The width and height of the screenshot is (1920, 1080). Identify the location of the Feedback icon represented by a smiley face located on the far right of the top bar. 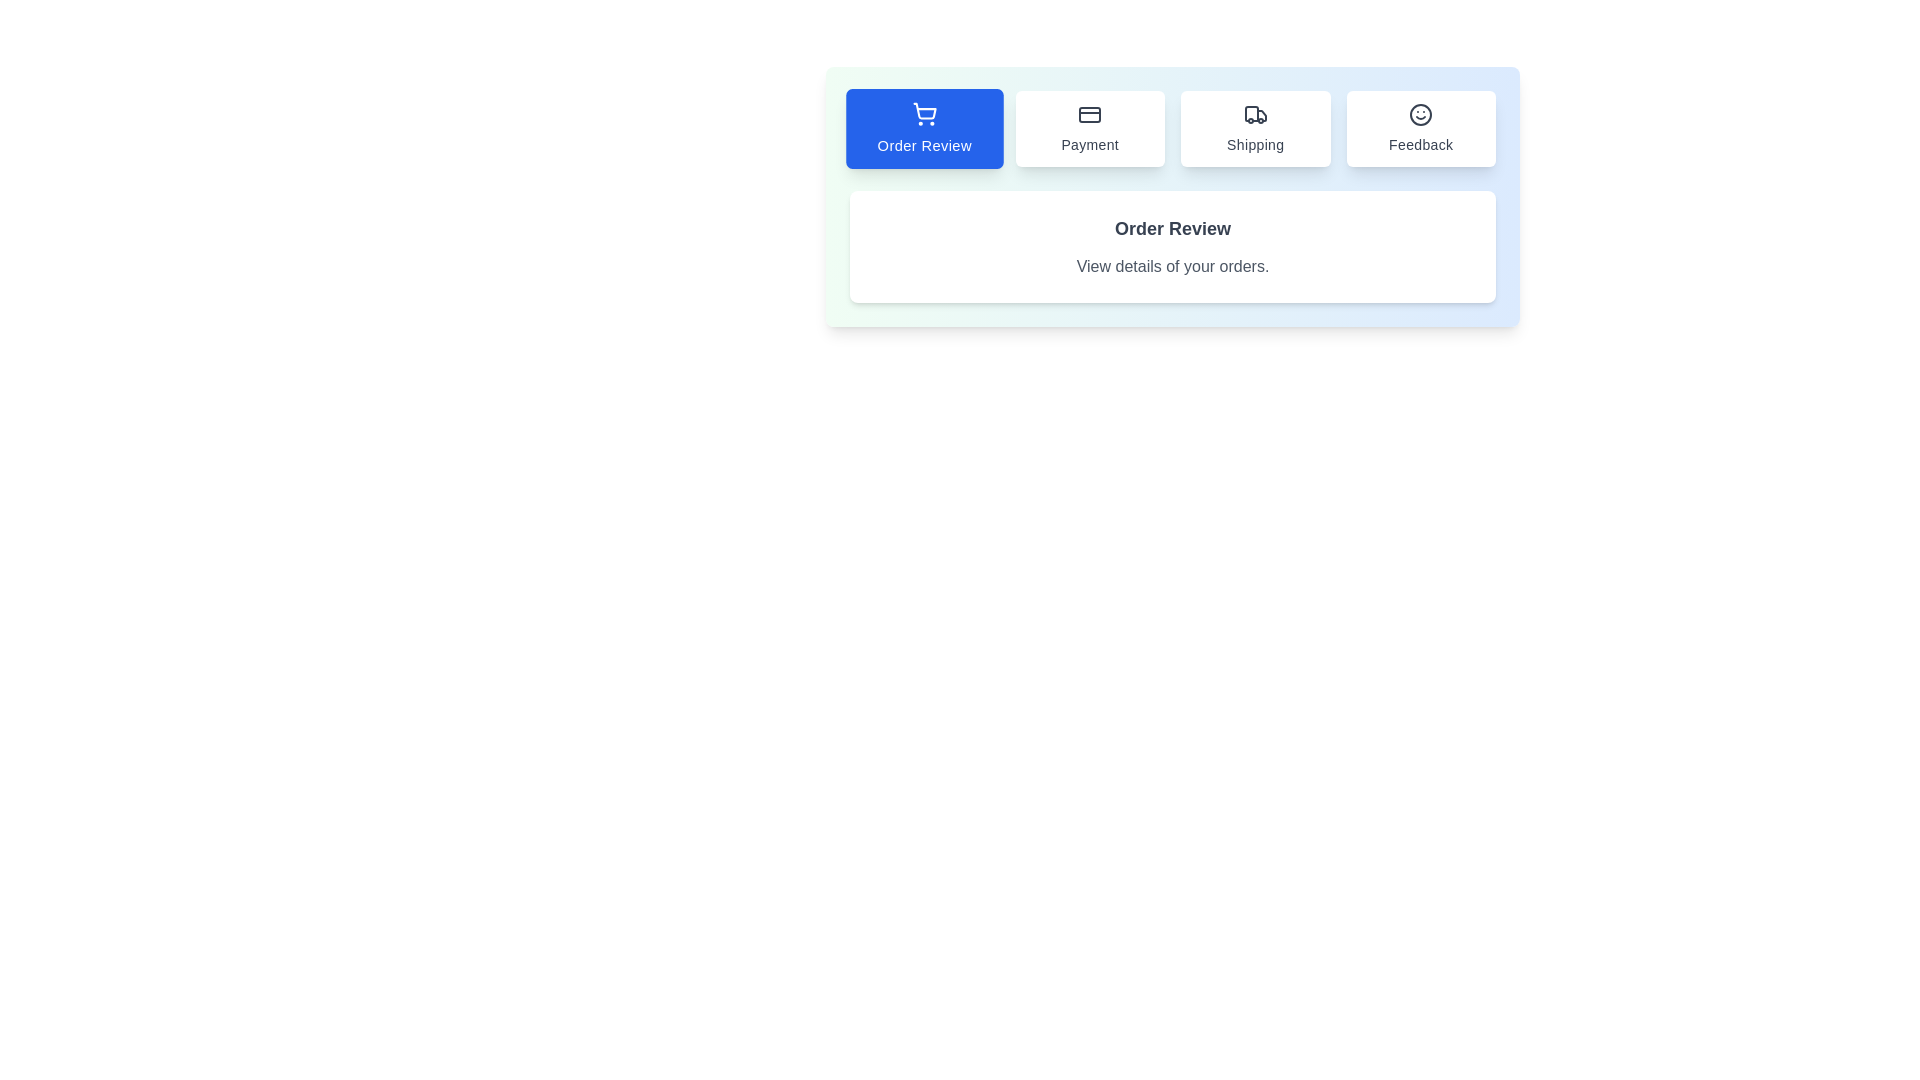
(1420, 115).